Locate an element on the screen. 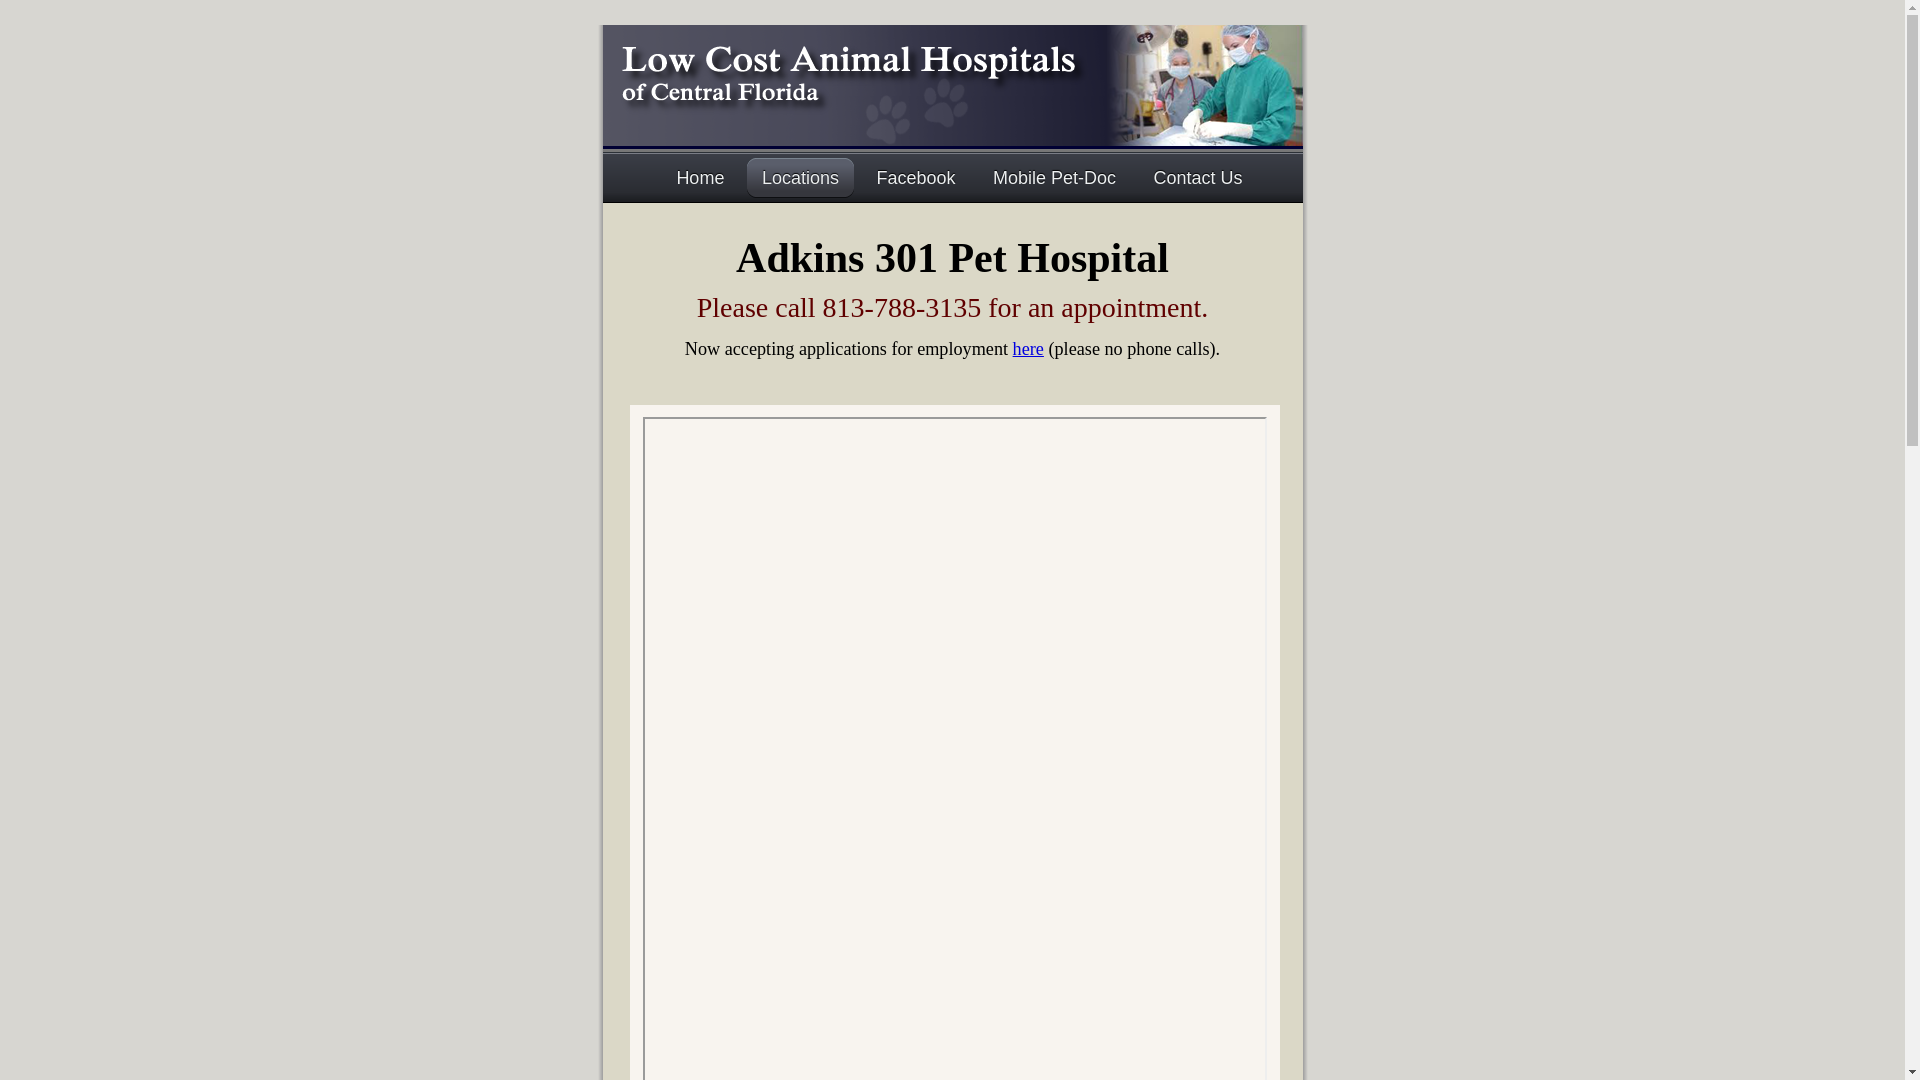  'here' is located at coordinates (1012, 347).